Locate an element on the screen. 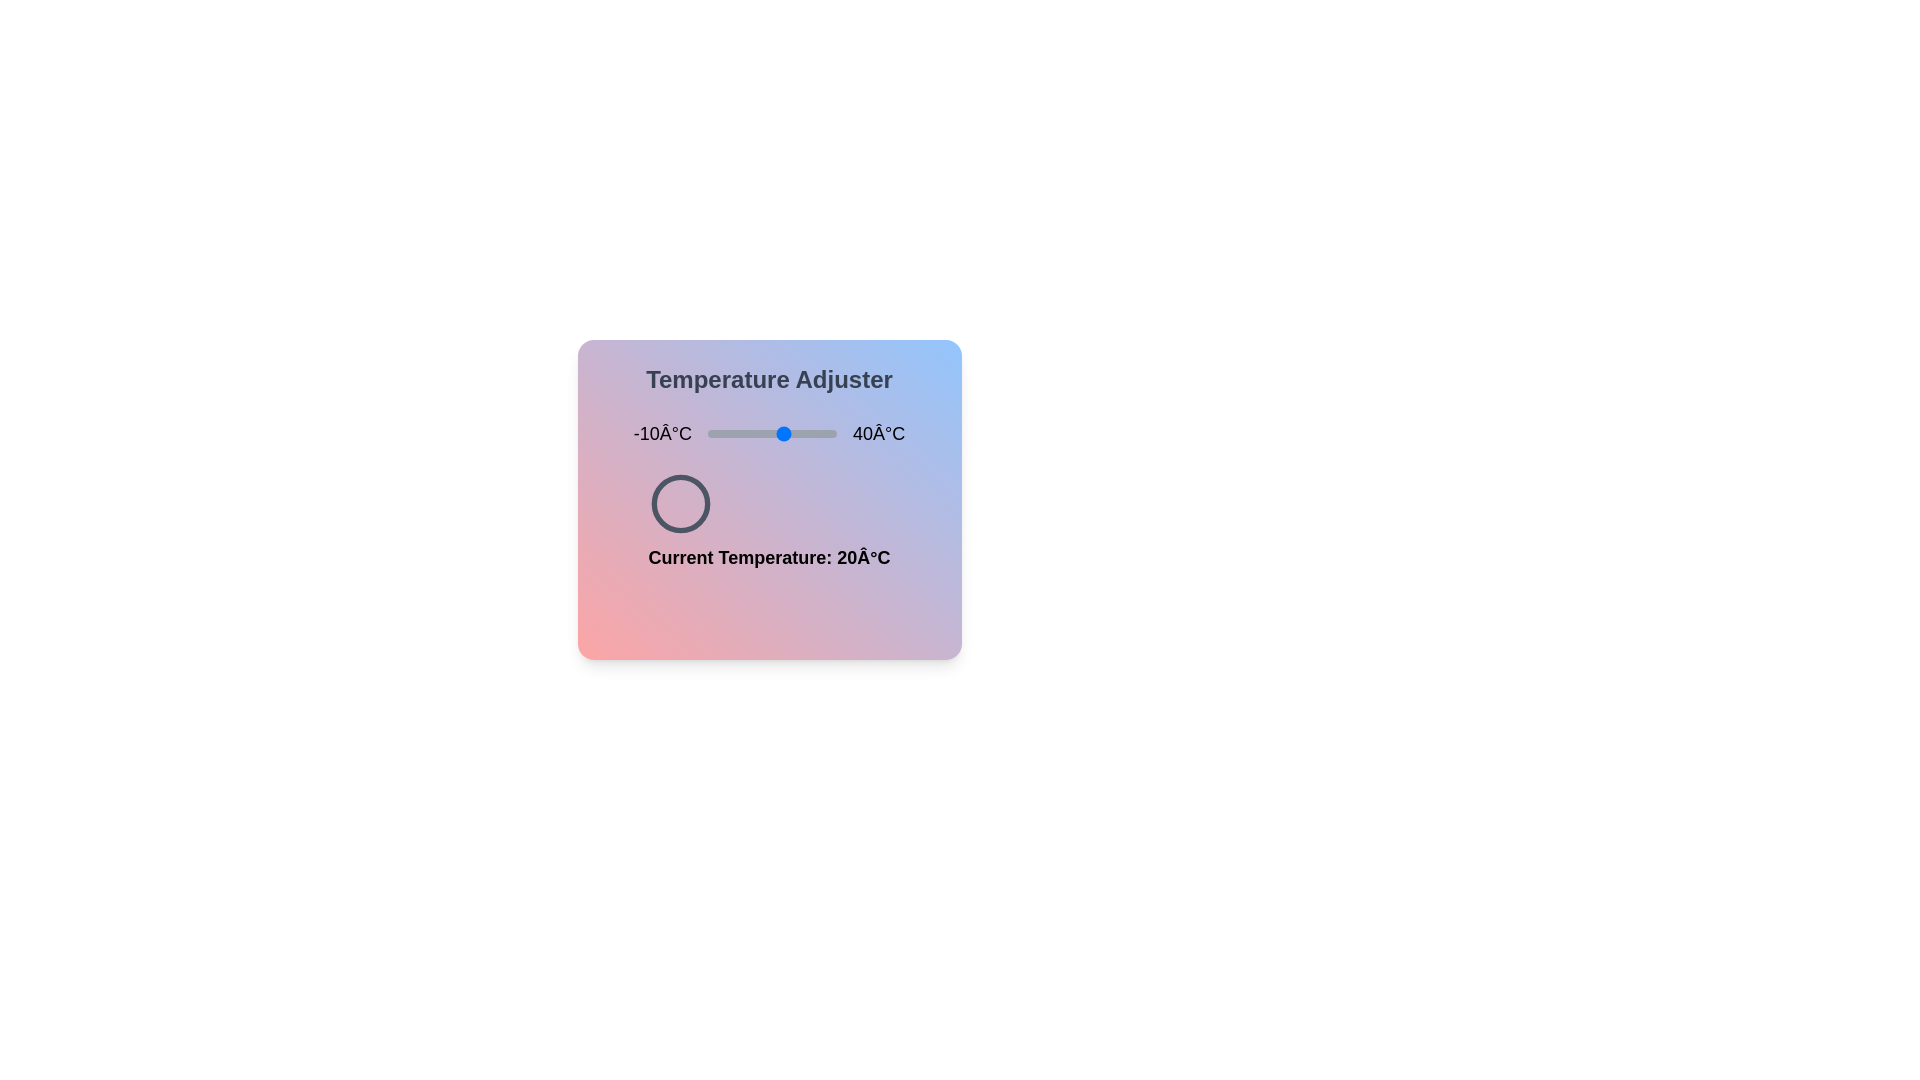 The width and height of the screenshot is (1920, 1080). the temperature to 19 degrees Celsius using the slider is located at coordinates (781, 433).